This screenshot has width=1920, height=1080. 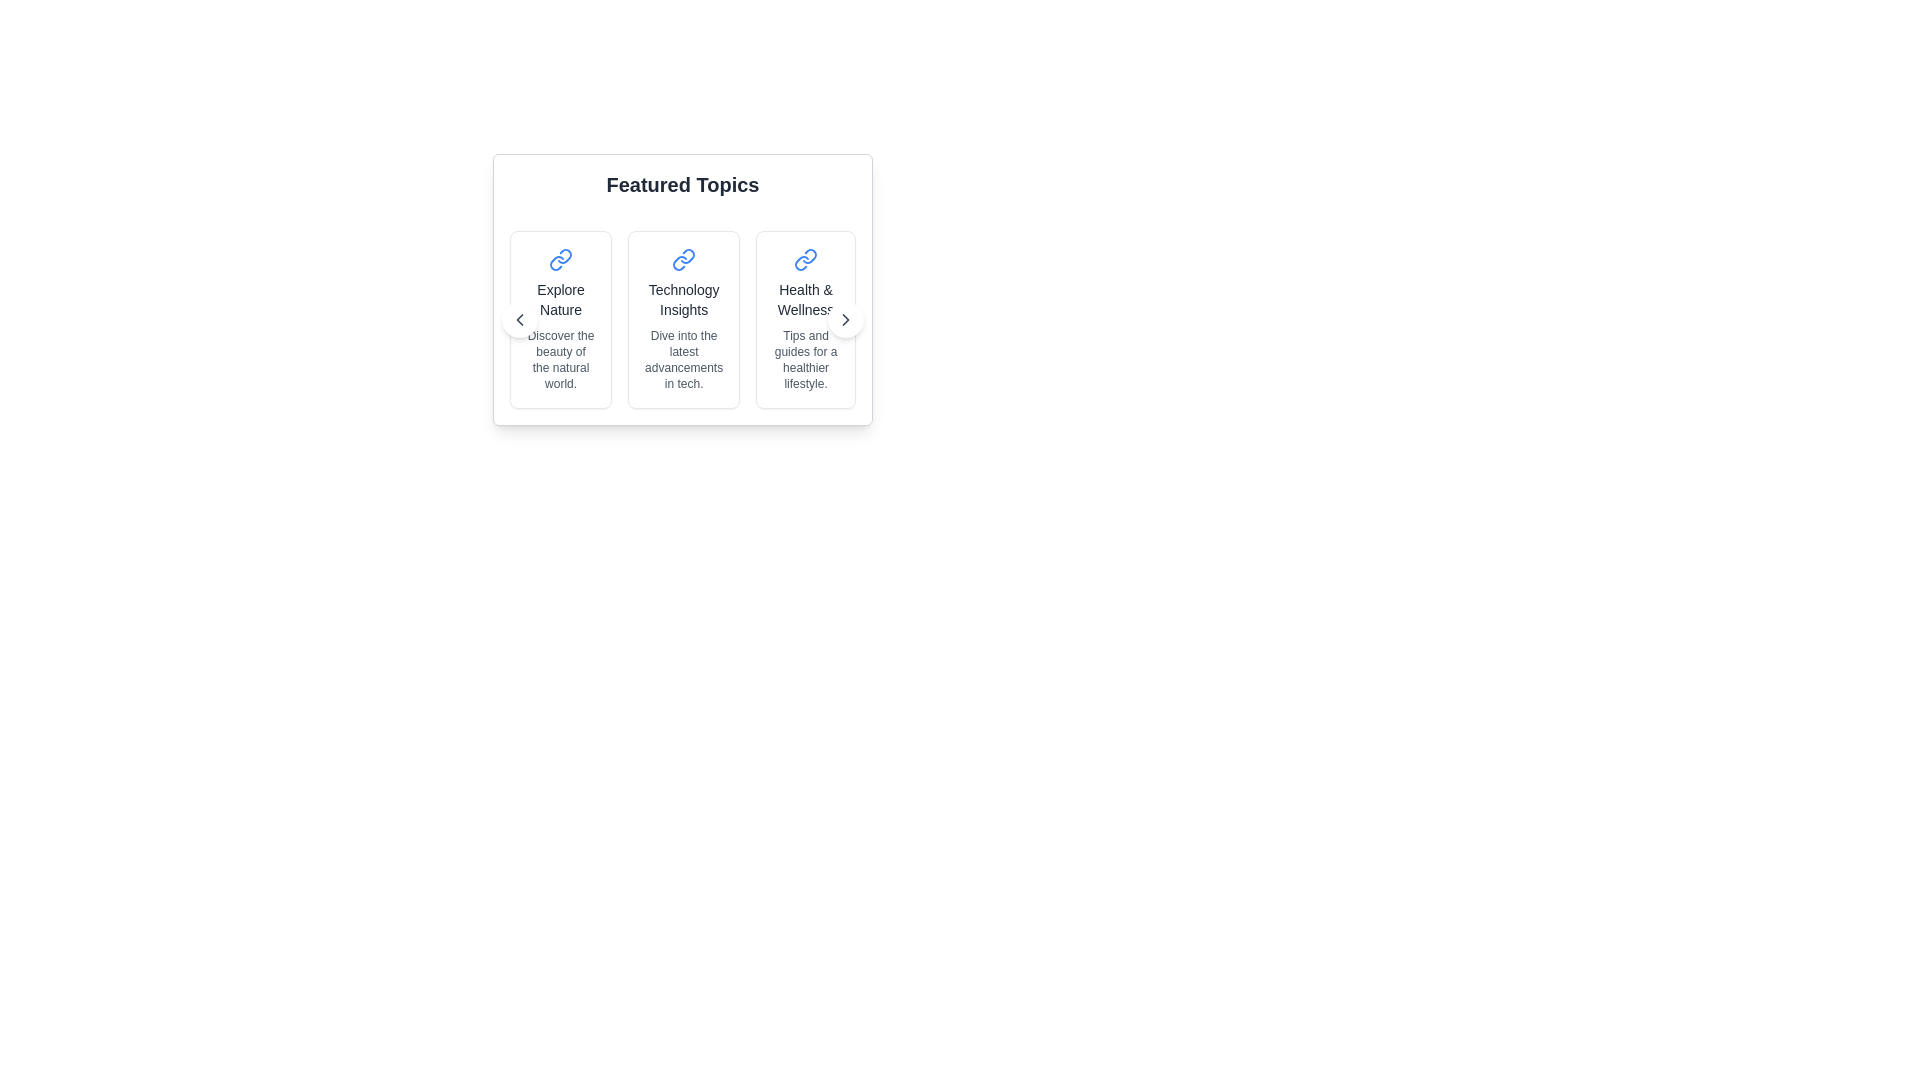 I want to click on the bottom portion of the link icon in the 'Health & Wellness' card, which is the third card from the left in the 'Featured Topics' section, so click(x=802, y=262).